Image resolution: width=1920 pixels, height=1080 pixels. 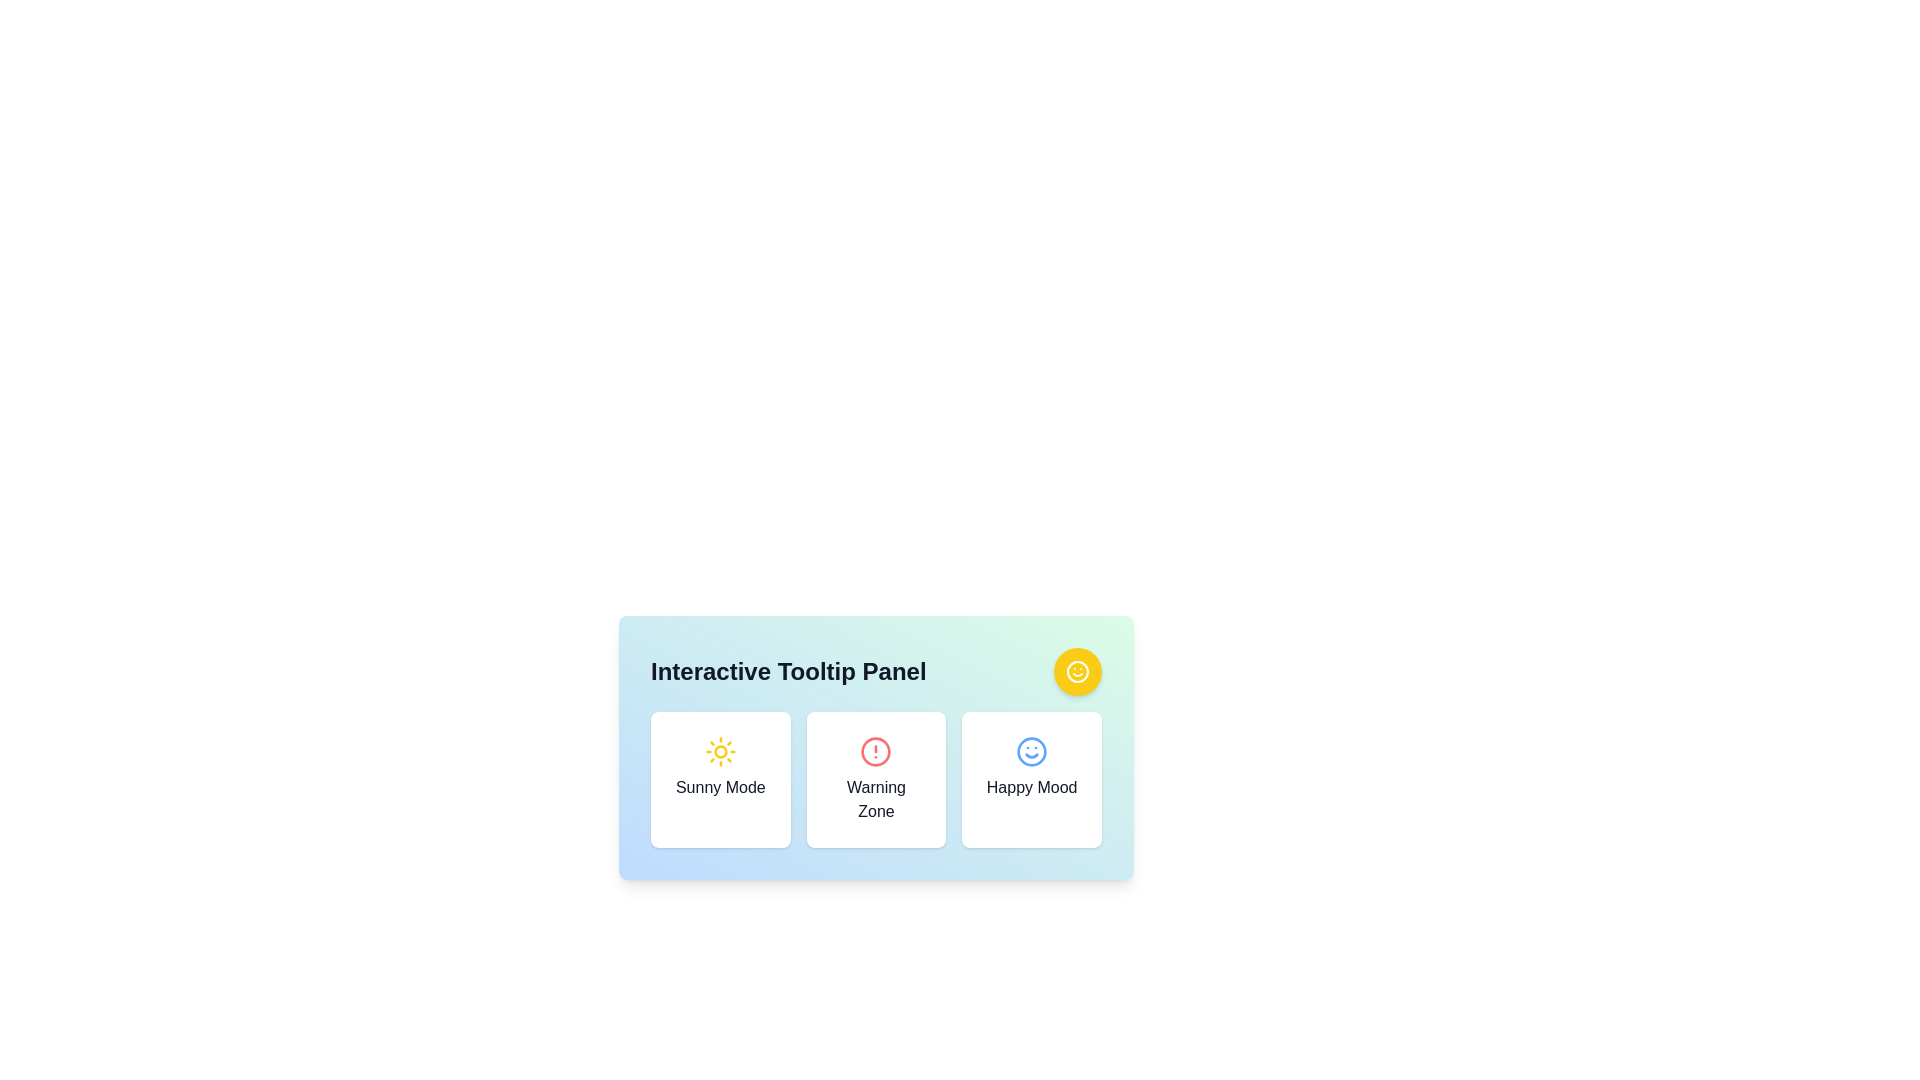 I want to click on the smiling face icon within the bright yellow circular button located in the top-right corner of the 'Interactive Tooltip Panel', so click(x=1077, y=671).